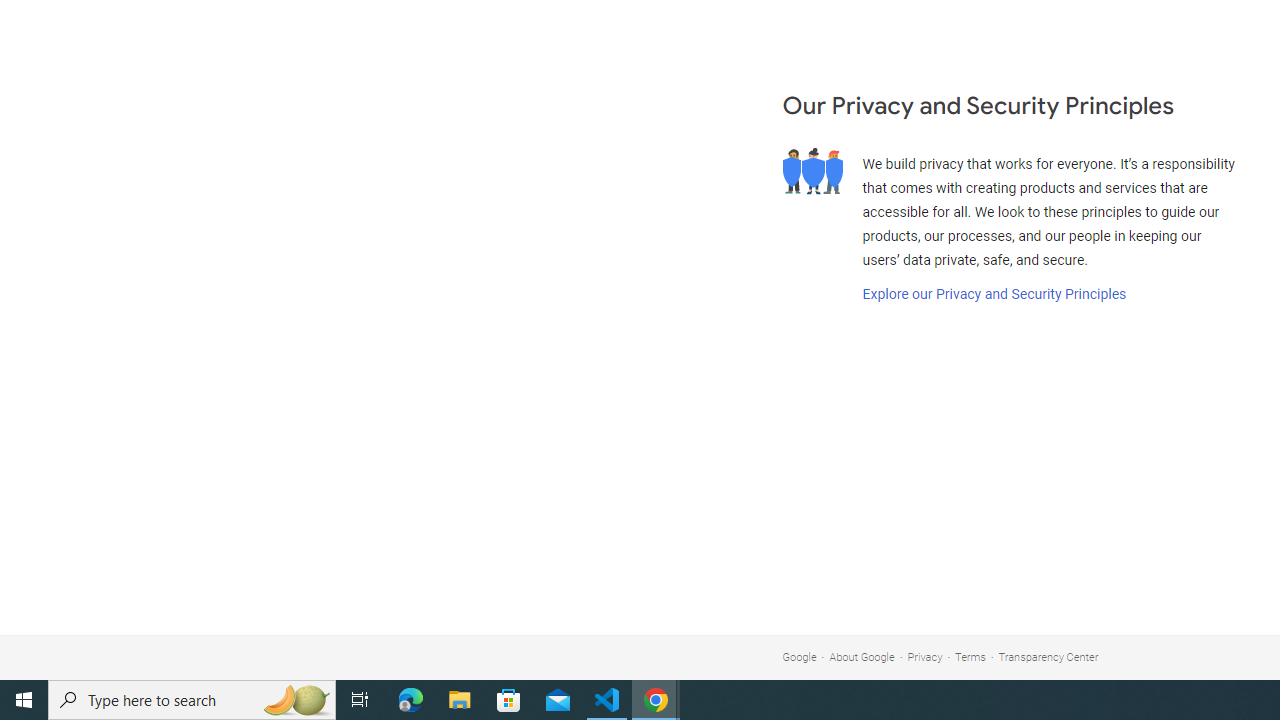  Describe the element at coordinates (993, 294) in the screenshot. I see `'Explore our Privacy and Security Principles'` at that location.